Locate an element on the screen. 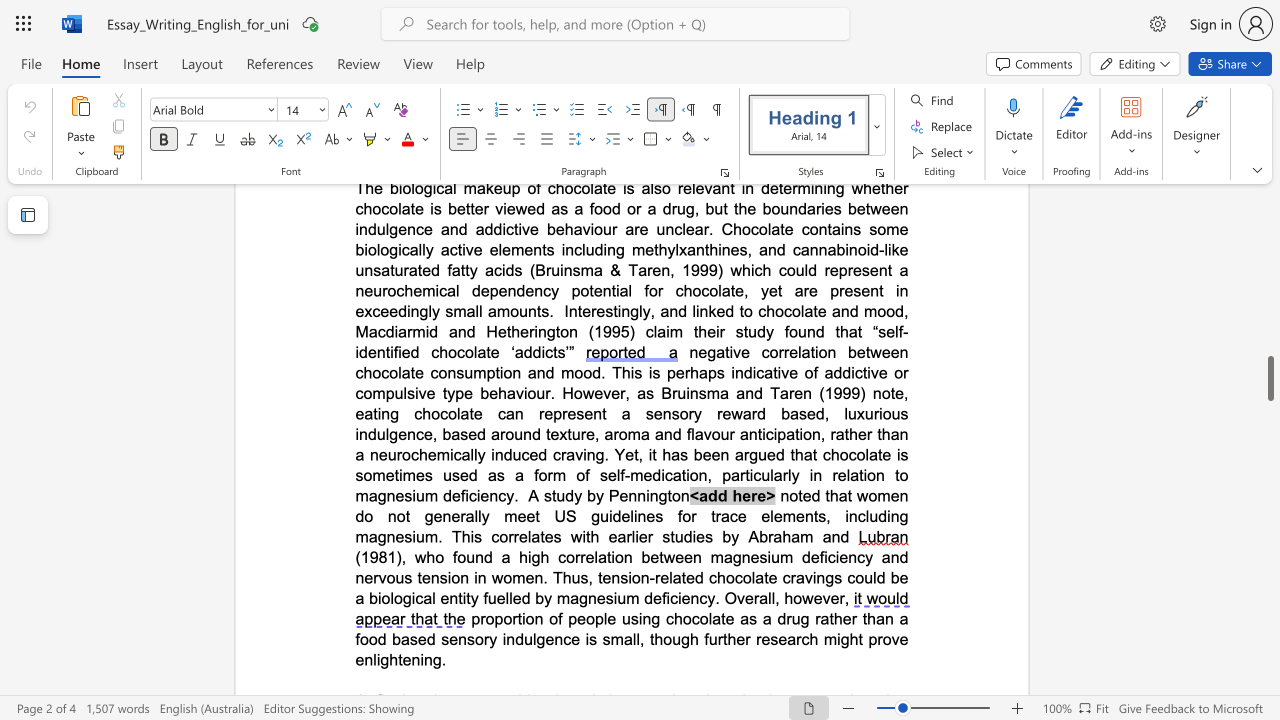 This screenshot has width=1280, height=720. the scrollbar to adjust the page upward is located at coordinates (1269, 328).